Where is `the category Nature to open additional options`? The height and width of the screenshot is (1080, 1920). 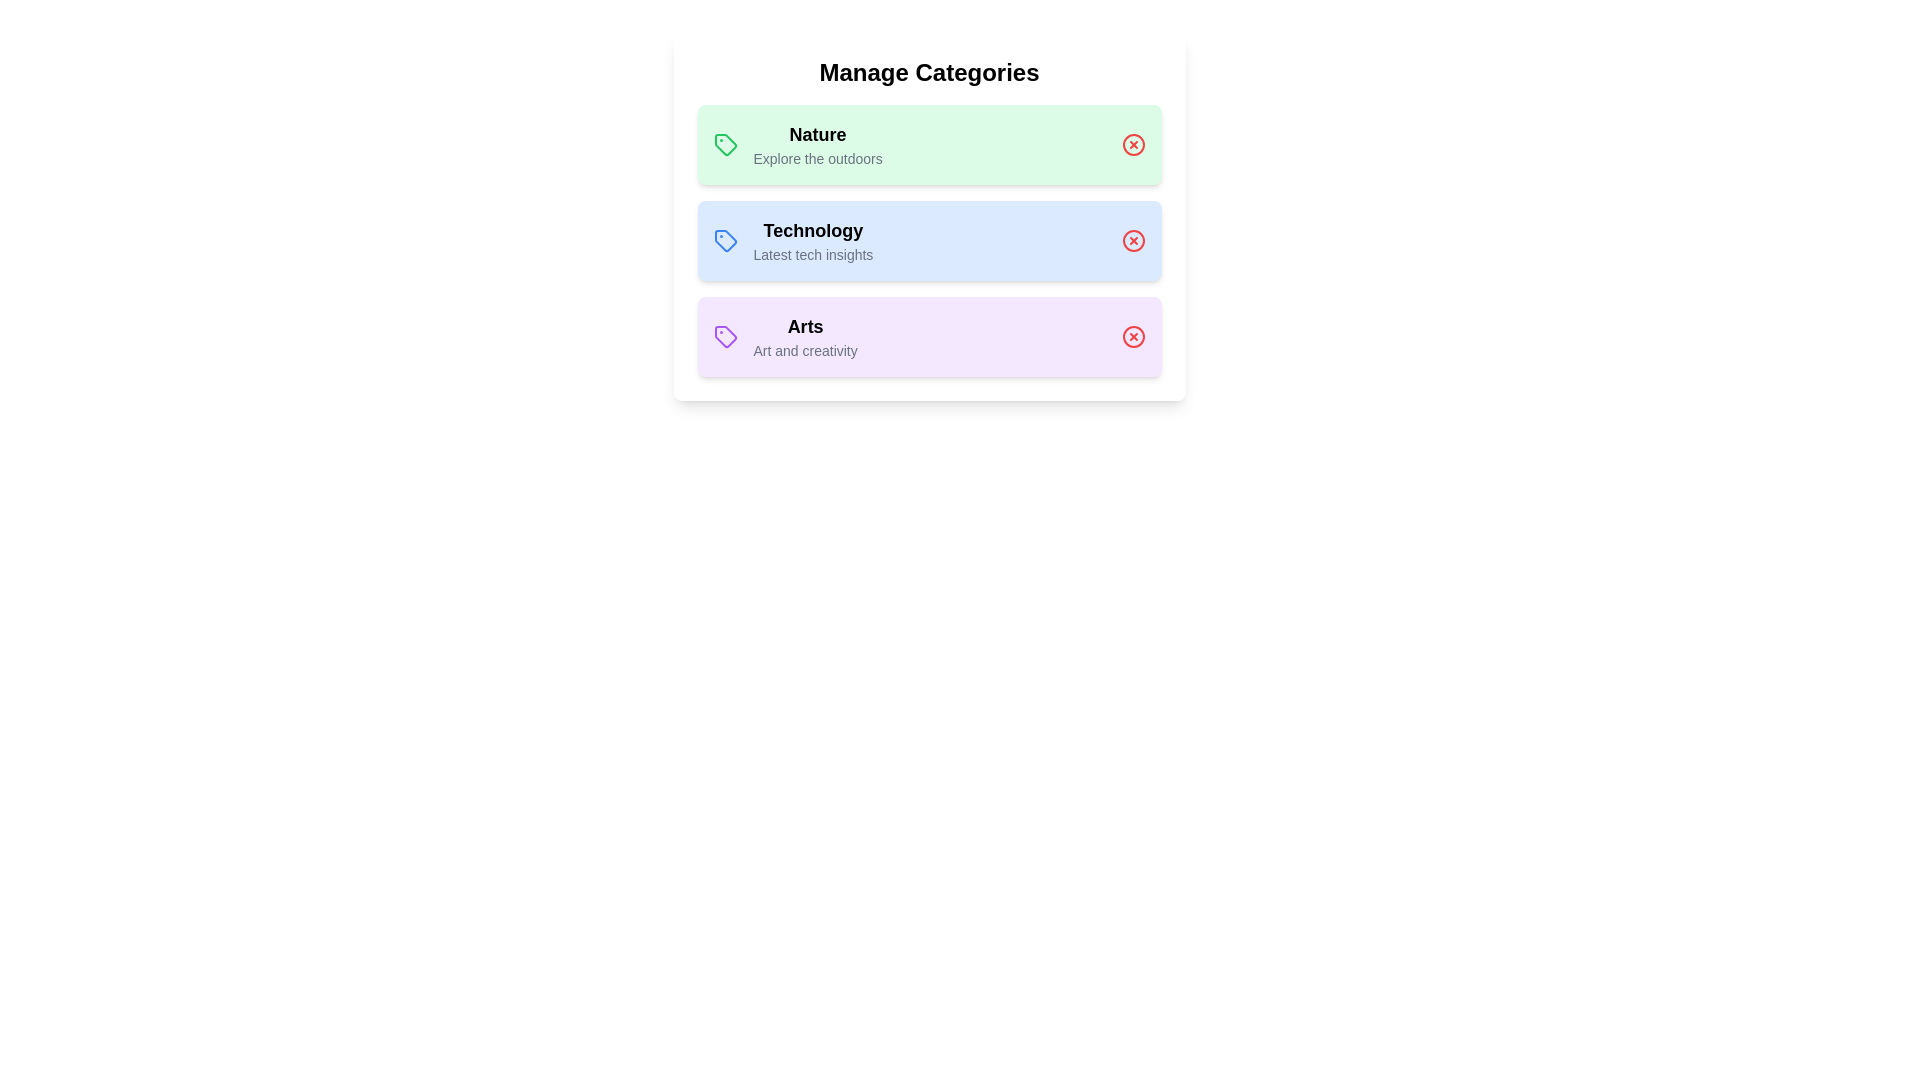
the category Nature to open additional options is located at coordinates (928, 144).